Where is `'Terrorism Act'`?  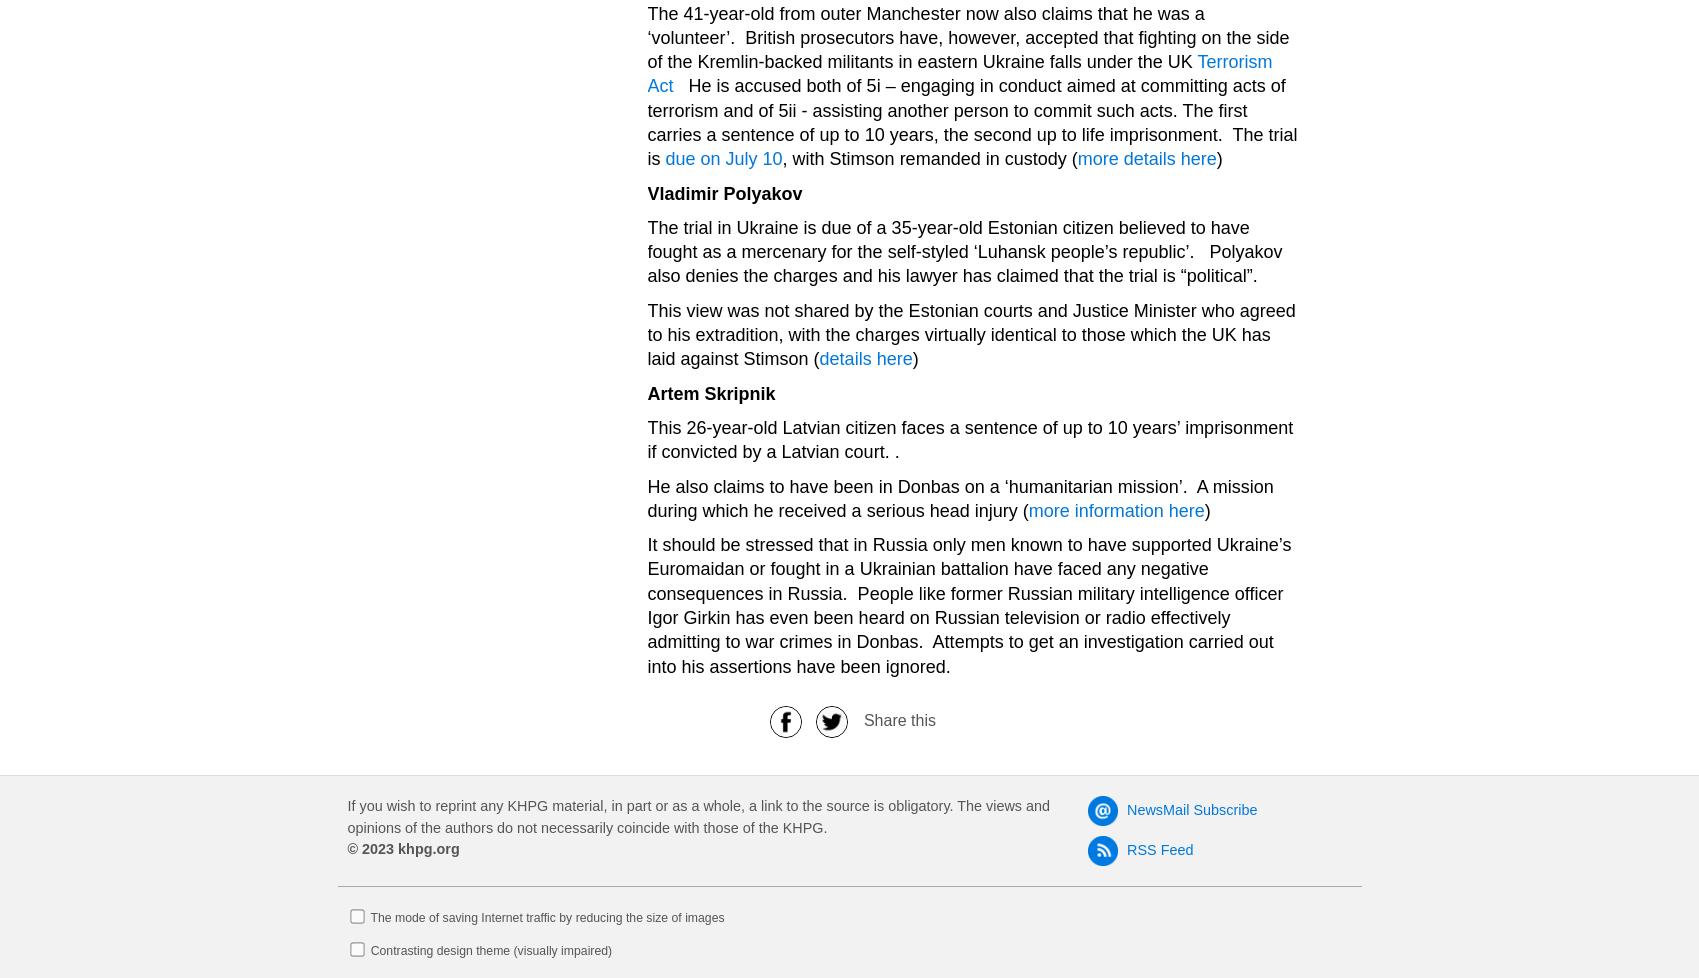 'Terrorism Act' is located at coordinates (959, 74).